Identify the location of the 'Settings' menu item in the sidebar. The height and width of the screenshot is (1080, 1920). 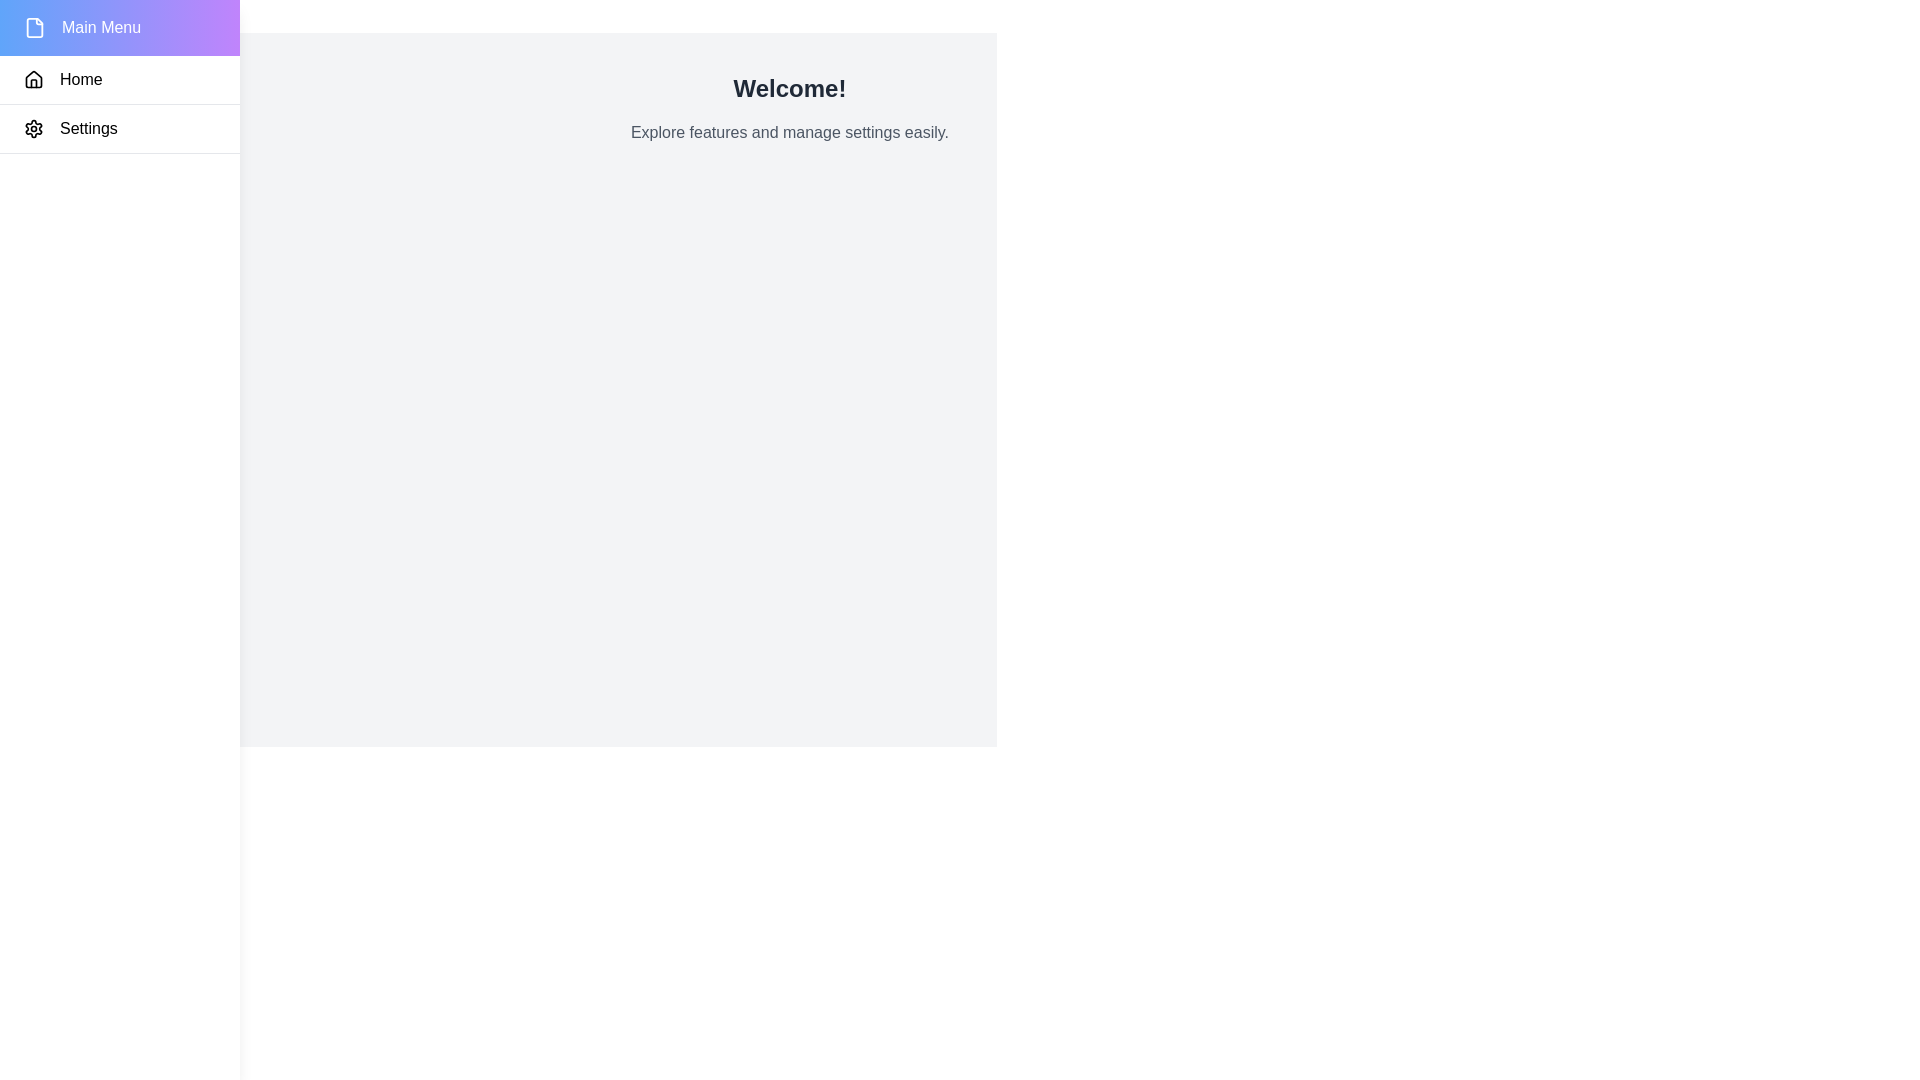
(119, 129).